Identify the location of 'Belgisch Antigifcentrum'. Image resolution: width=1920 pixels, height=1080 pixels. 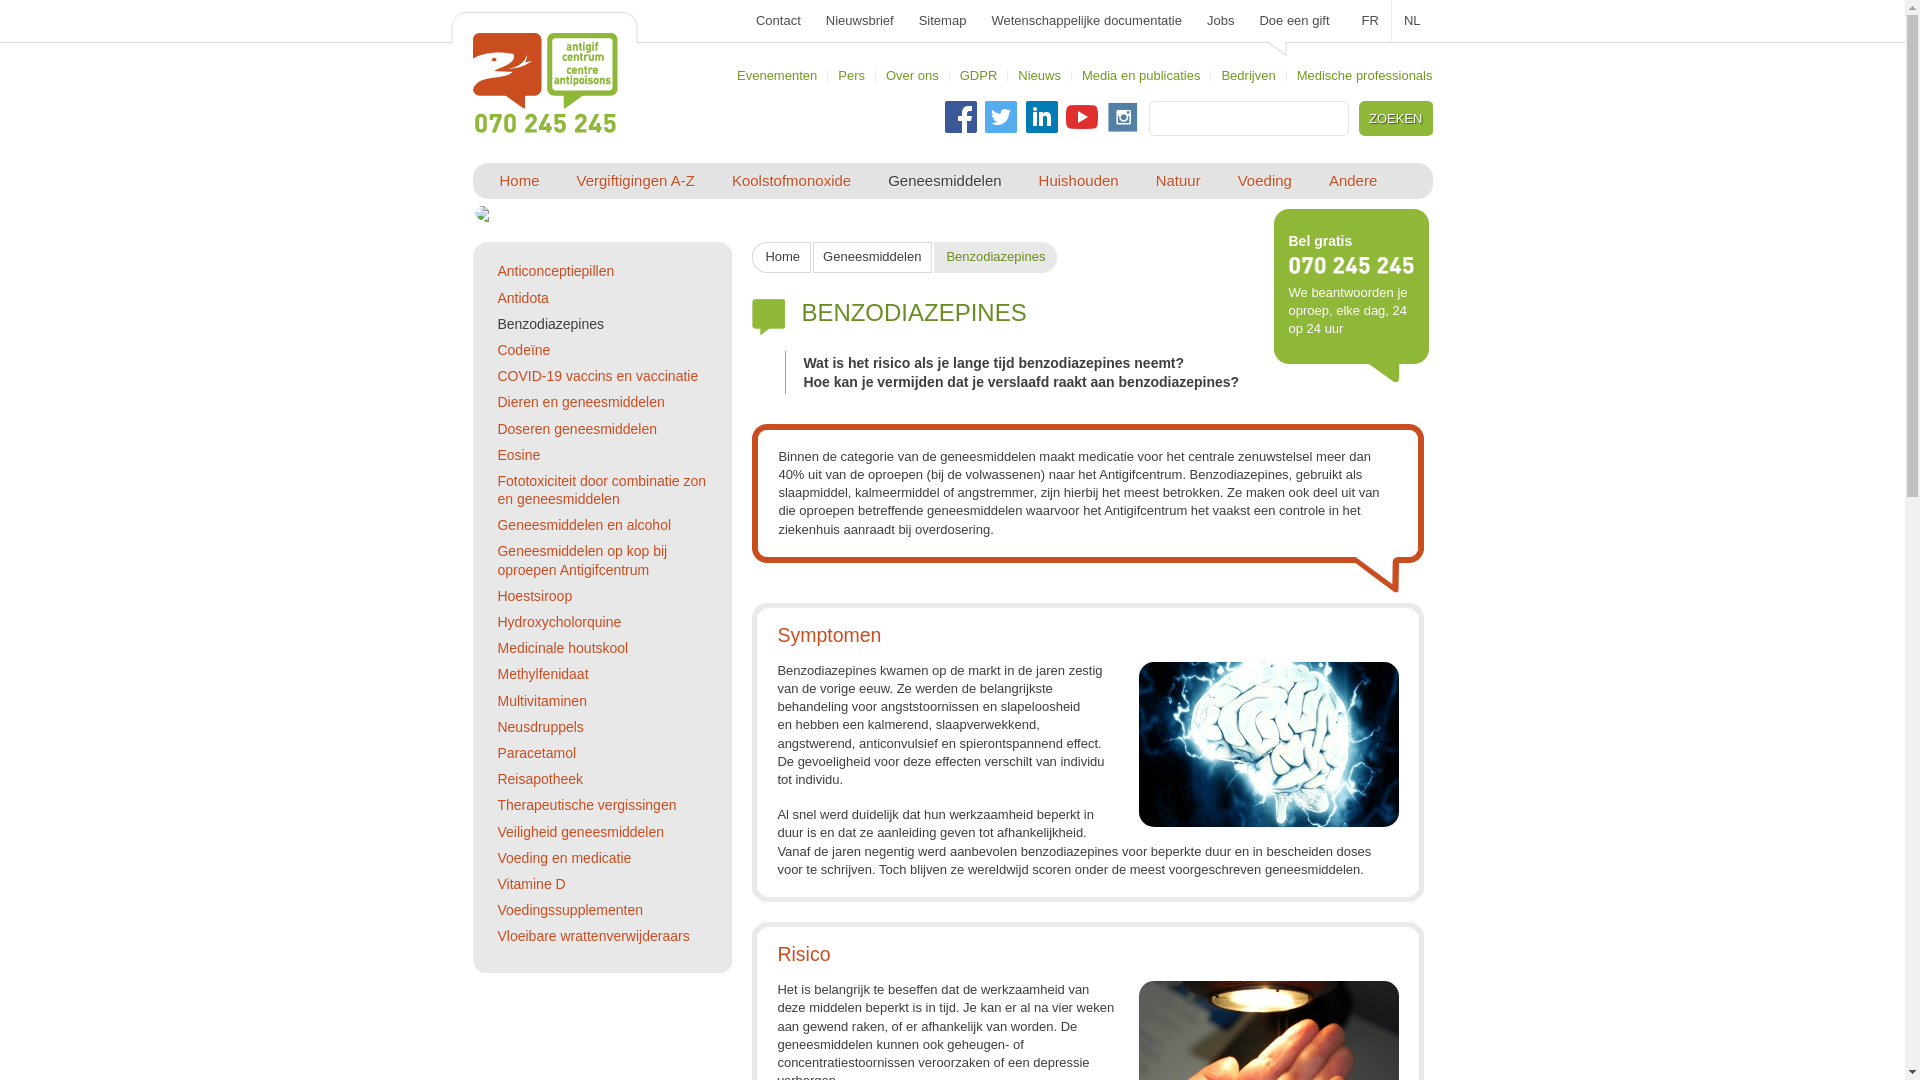
(544, 82).